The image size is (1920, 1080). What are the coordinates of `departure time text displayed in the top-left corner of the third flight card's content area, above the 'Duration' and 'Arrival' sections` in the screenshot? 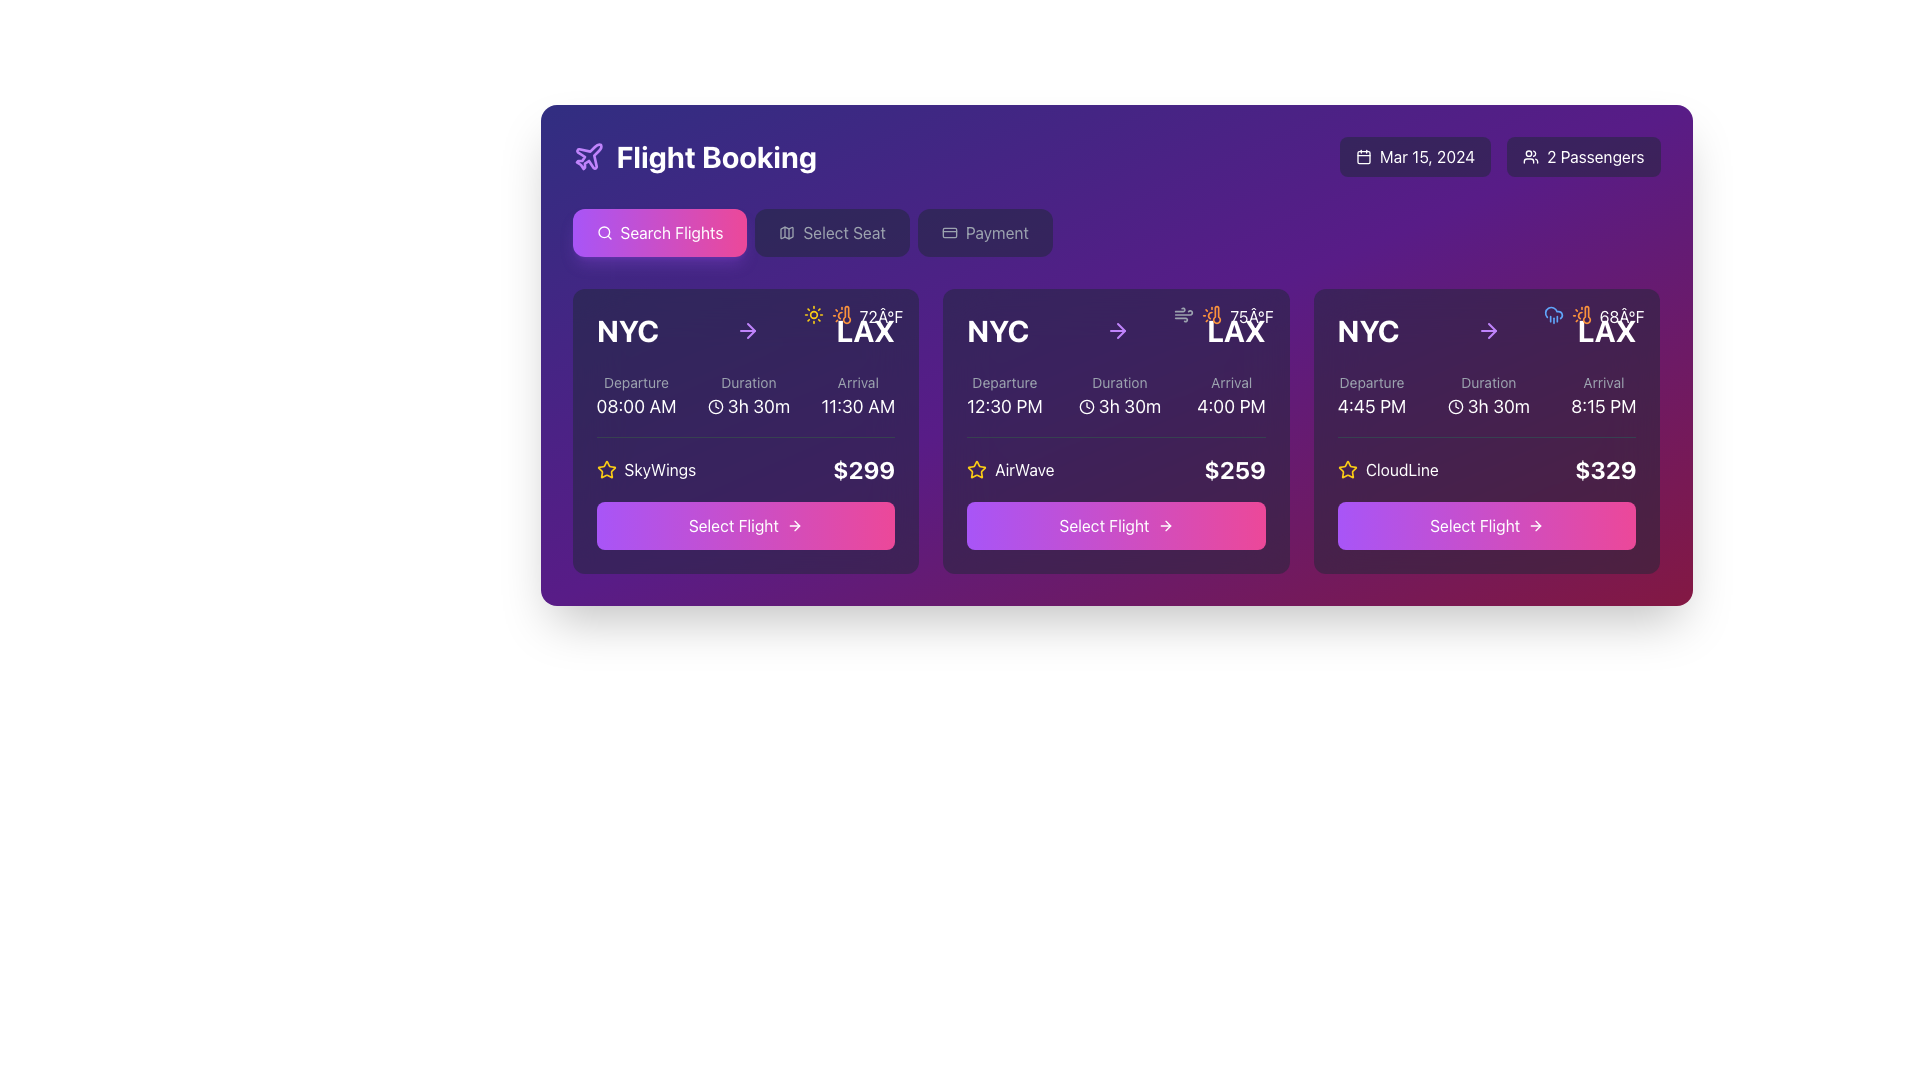 It's located at (1371, 397).